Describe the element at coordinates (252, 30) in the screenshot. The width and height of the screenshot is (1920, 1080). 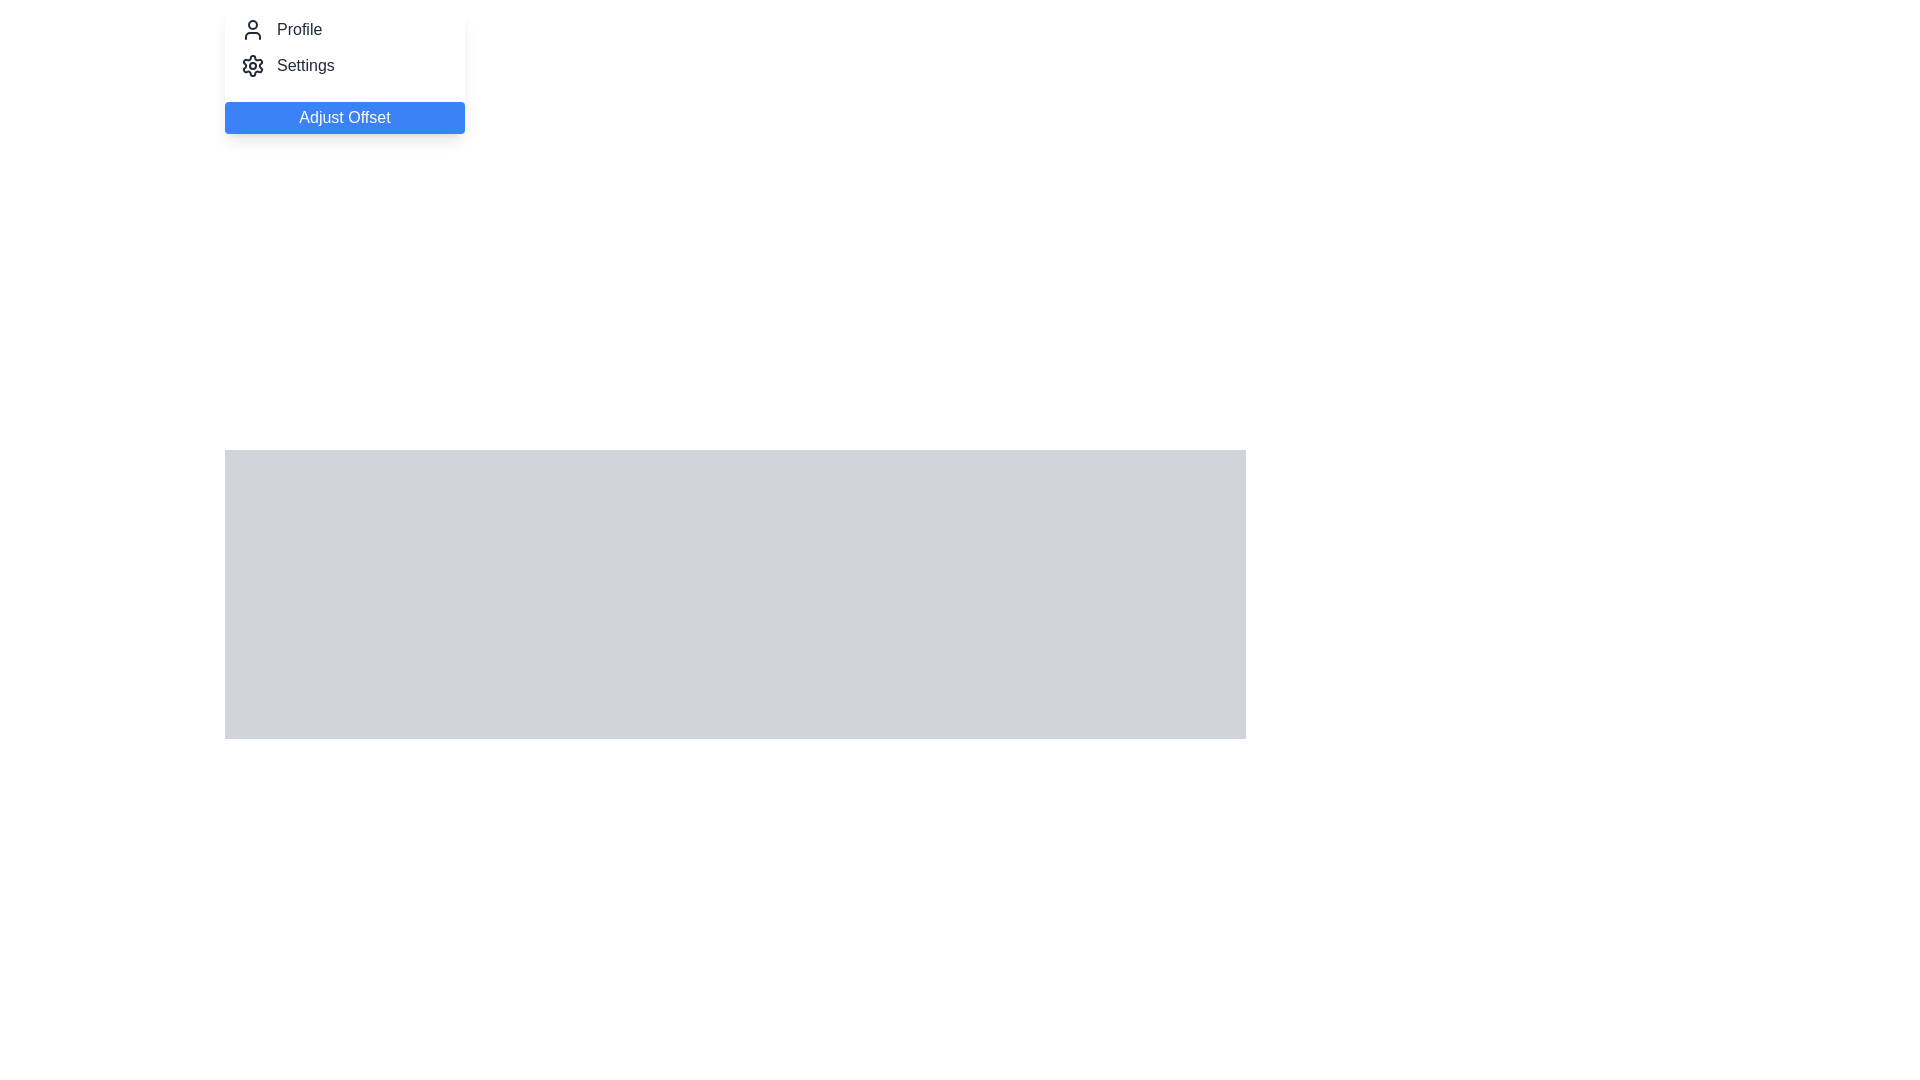
I see `the 'Profile' icon located at the top left section of the interface` at that location.